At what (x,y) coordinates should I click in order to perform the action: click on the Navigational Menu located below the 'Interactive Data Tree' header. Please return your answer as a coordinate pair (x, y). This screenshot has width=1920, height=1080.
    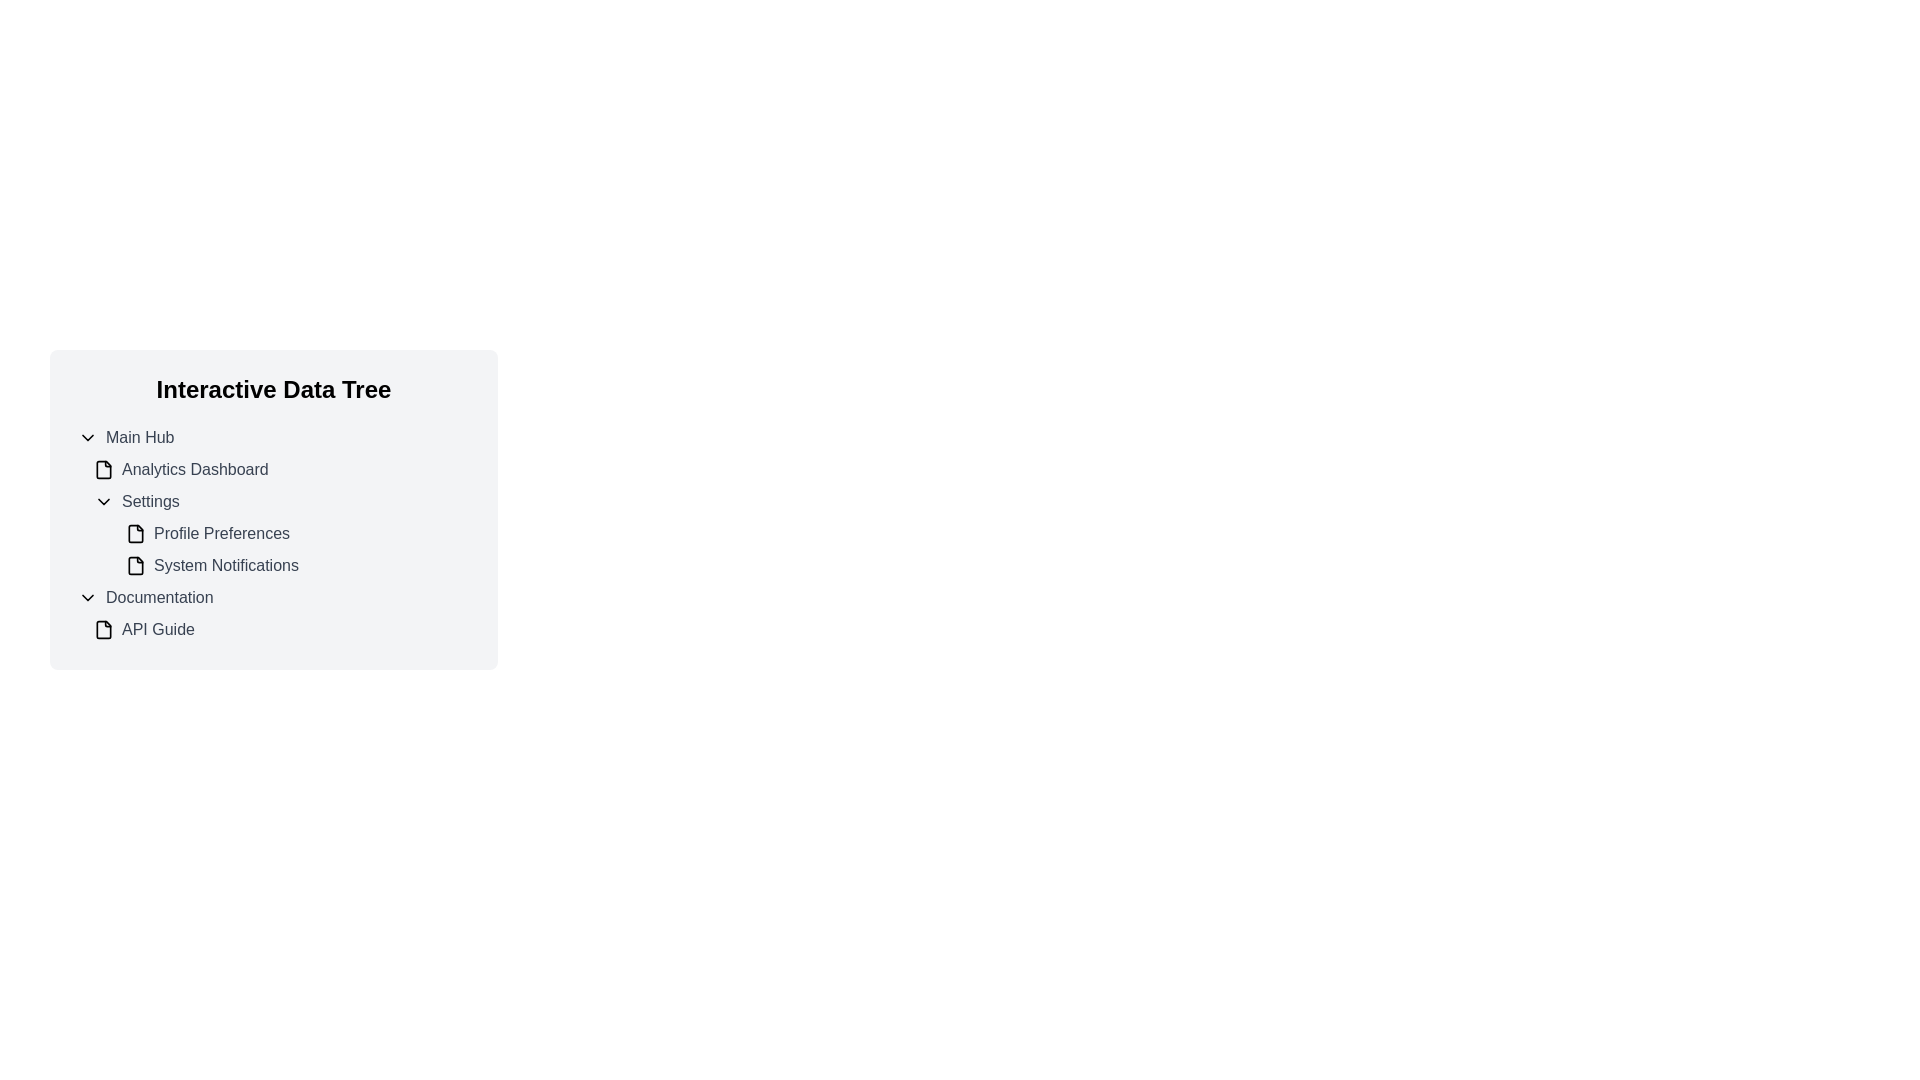
    Looking at the image, I should click on (272, 532).